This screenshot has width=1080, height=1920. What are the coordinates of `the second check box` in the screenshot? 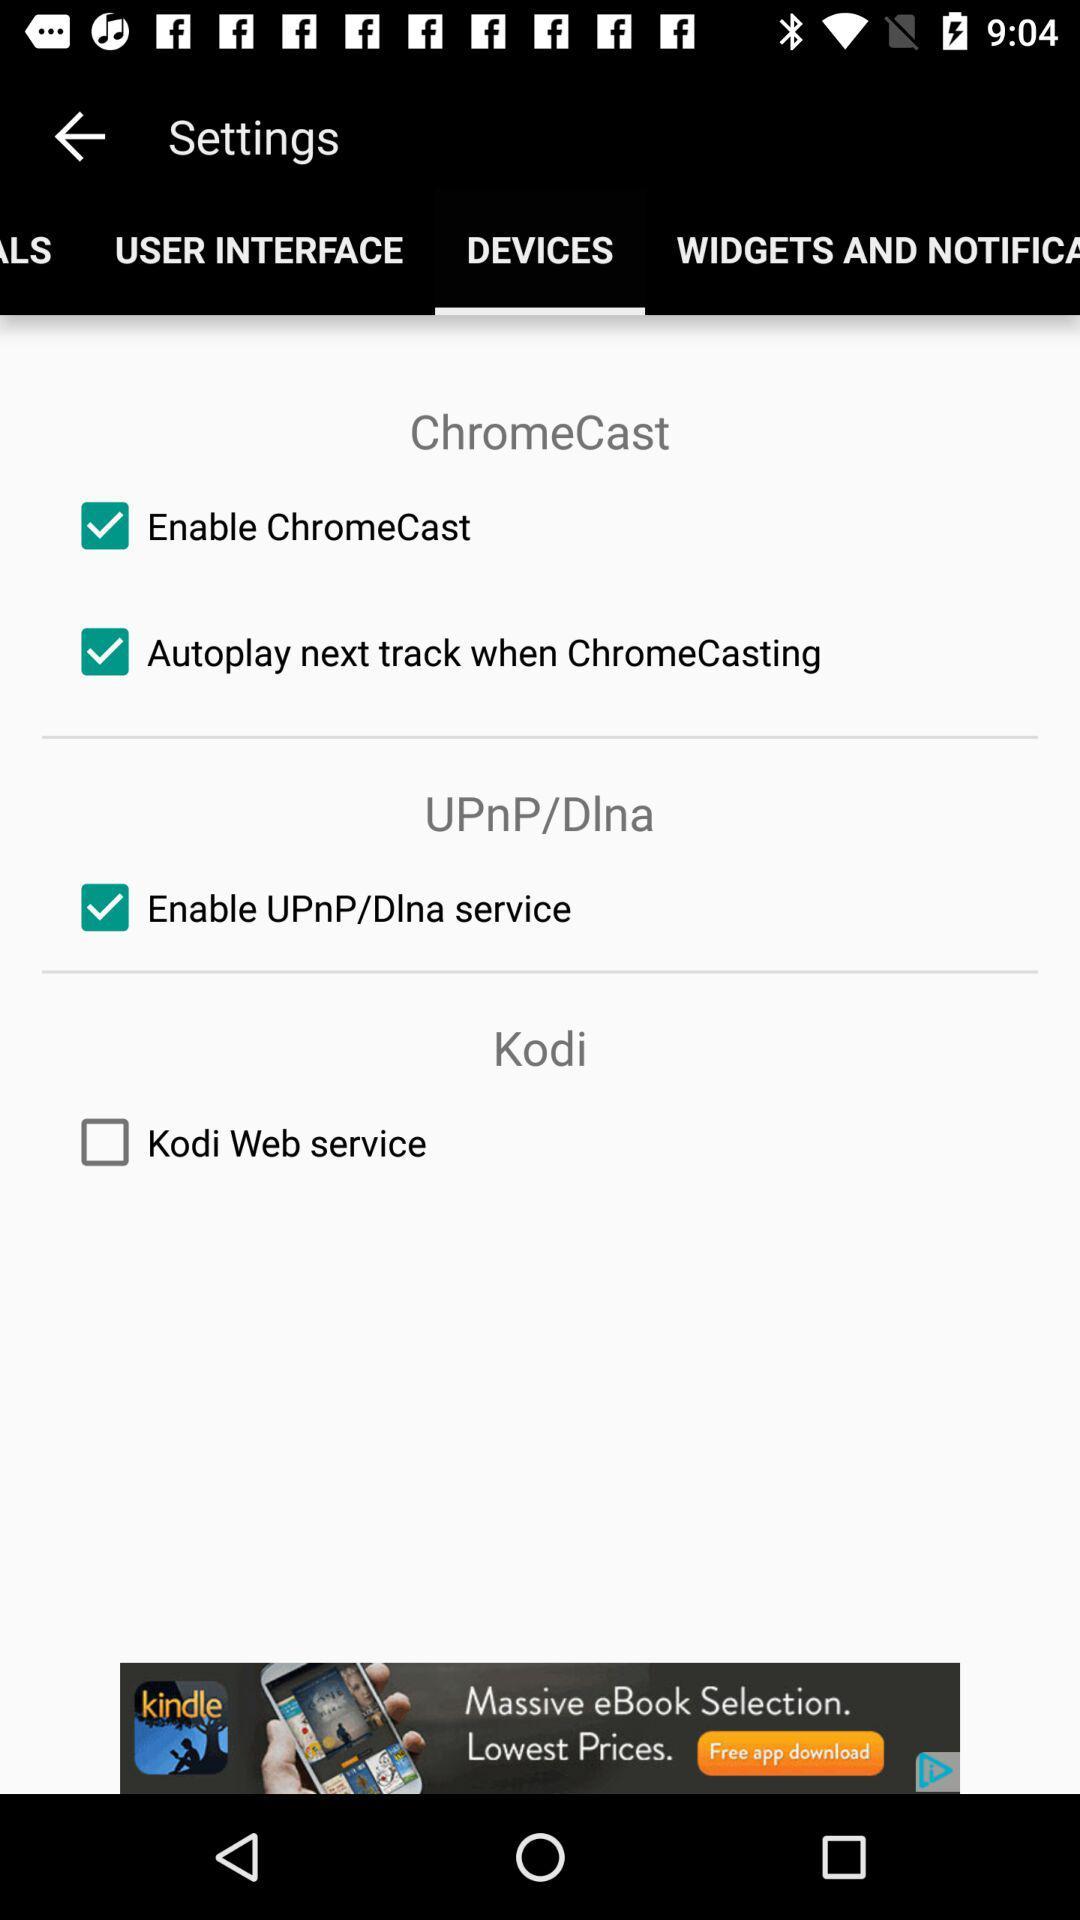 It's located at (540, 652).